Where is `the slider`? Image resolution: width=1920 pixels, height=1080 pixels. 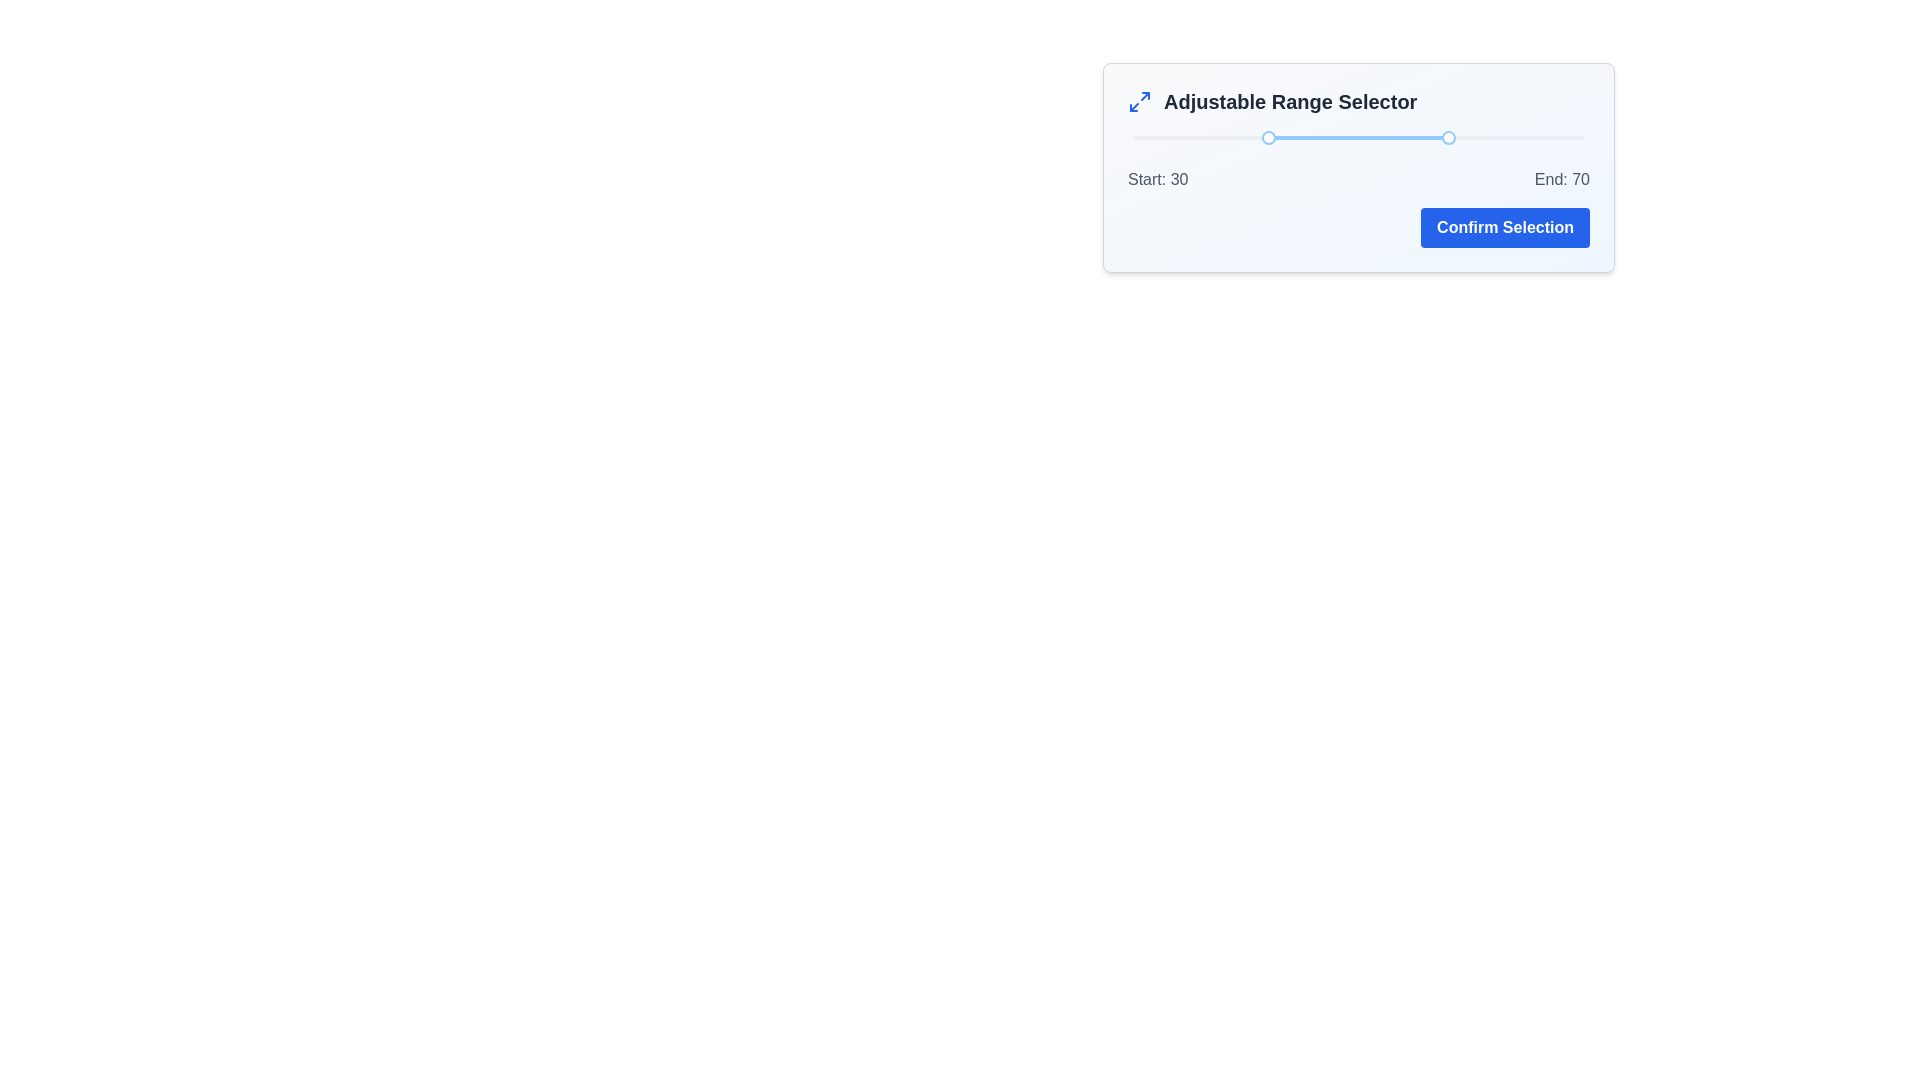
the slider is located at coordinates (1477, 137).